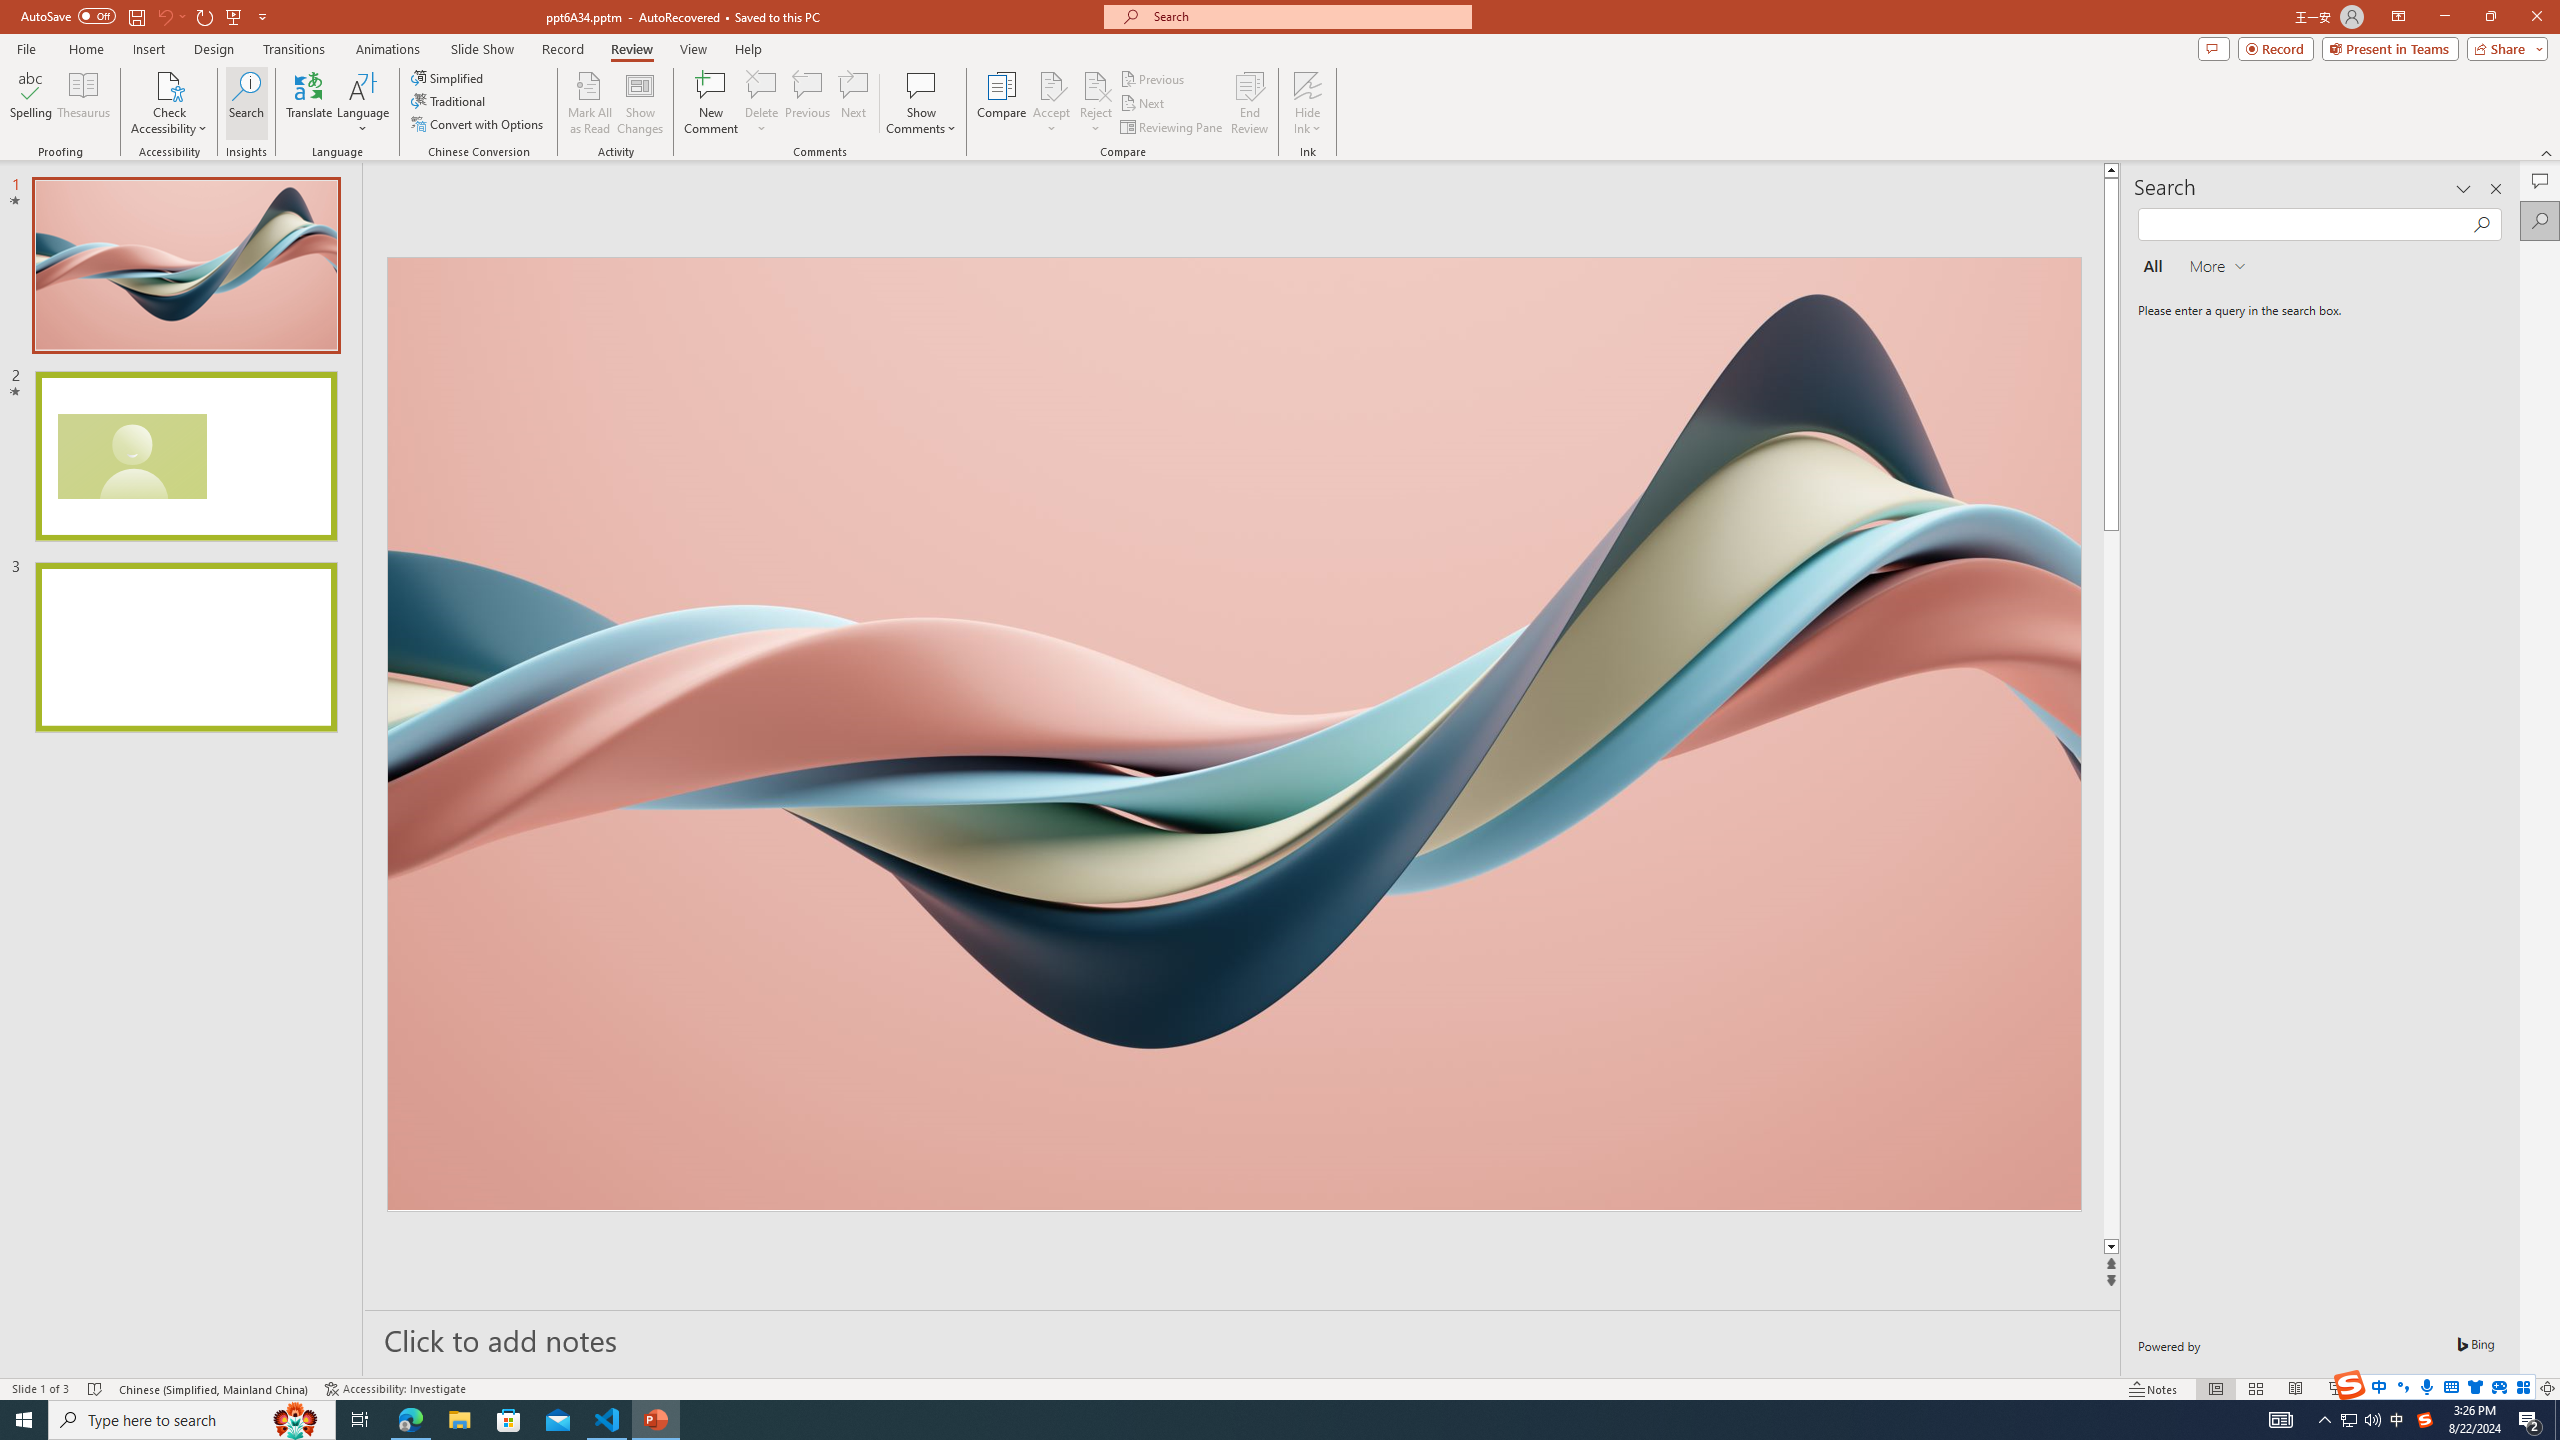  I want to click on 'Previous', so click(1153, 78).